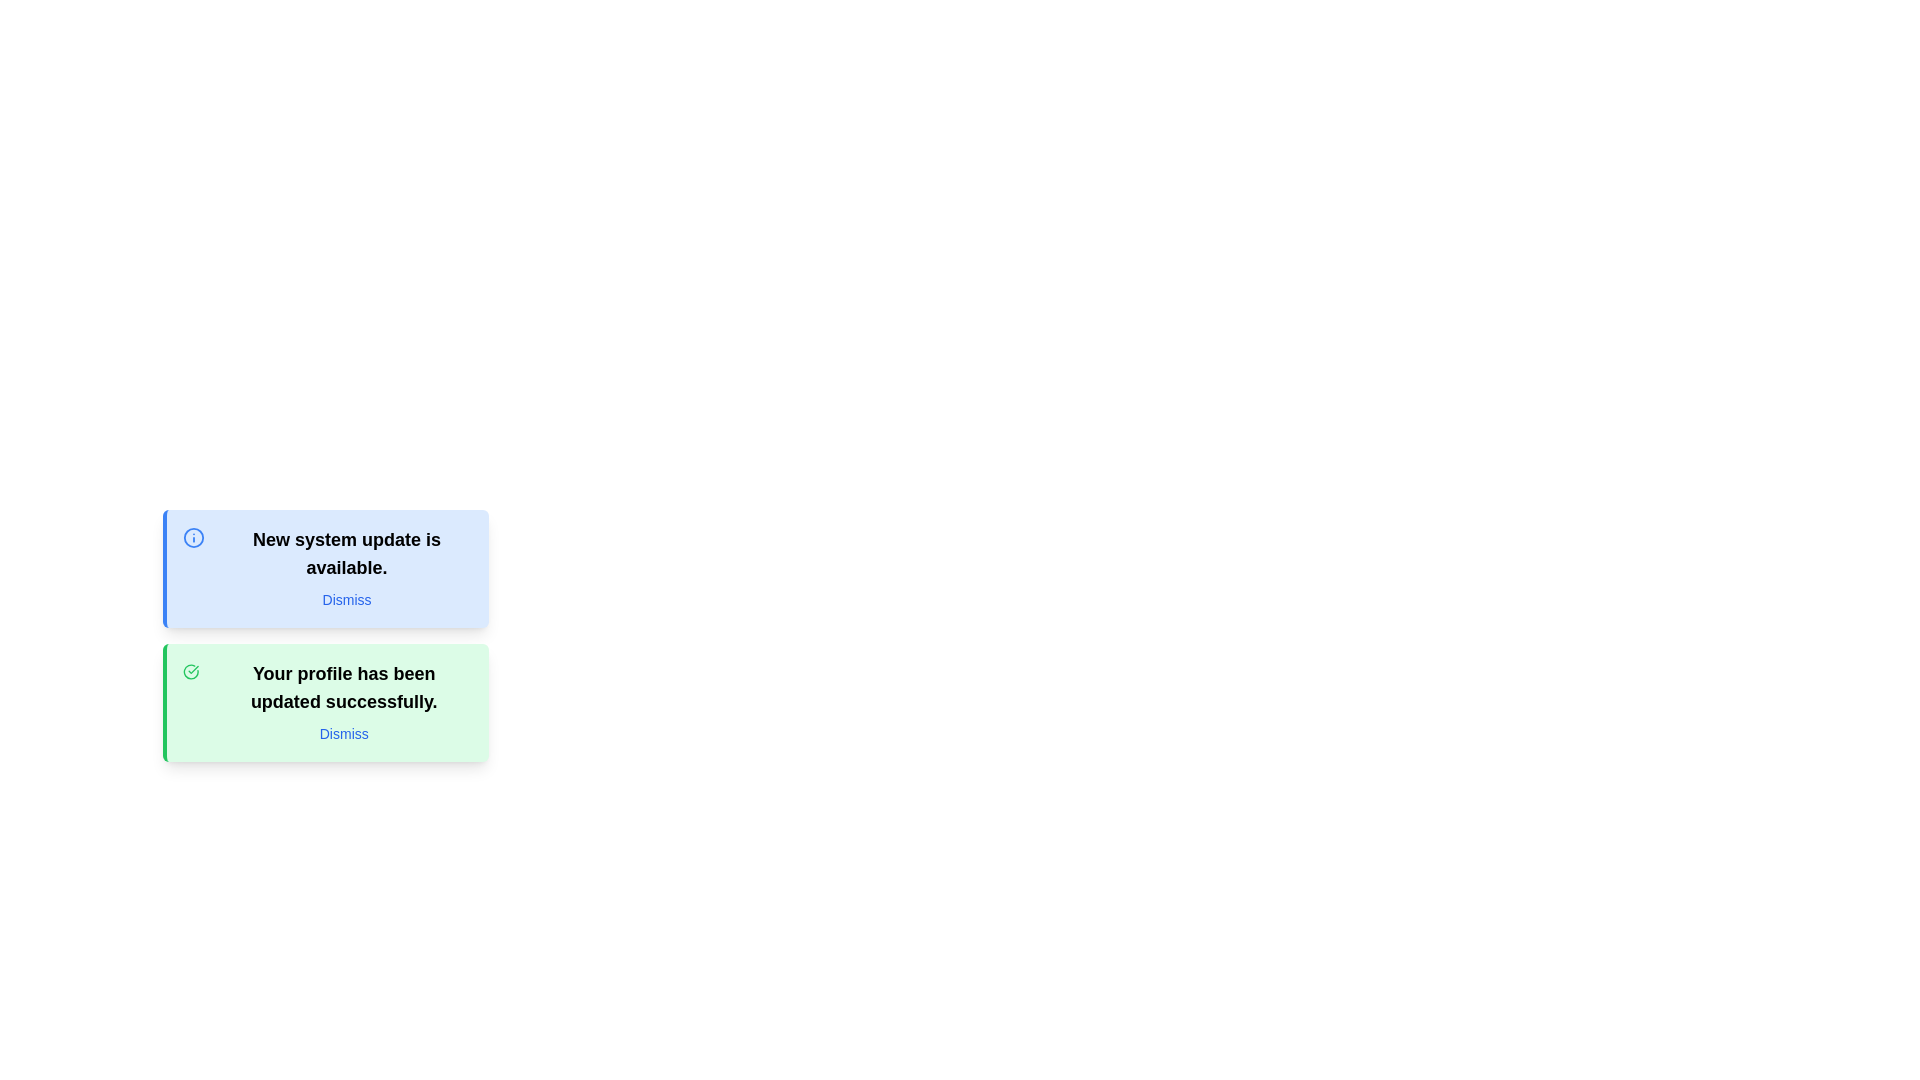 The image size is (1920, 1080). Describe the element at coordinates (344, 733) in the screenshot. I see `the hyperlink located below the text 'Your profile has been updated successfully.'` at that location.